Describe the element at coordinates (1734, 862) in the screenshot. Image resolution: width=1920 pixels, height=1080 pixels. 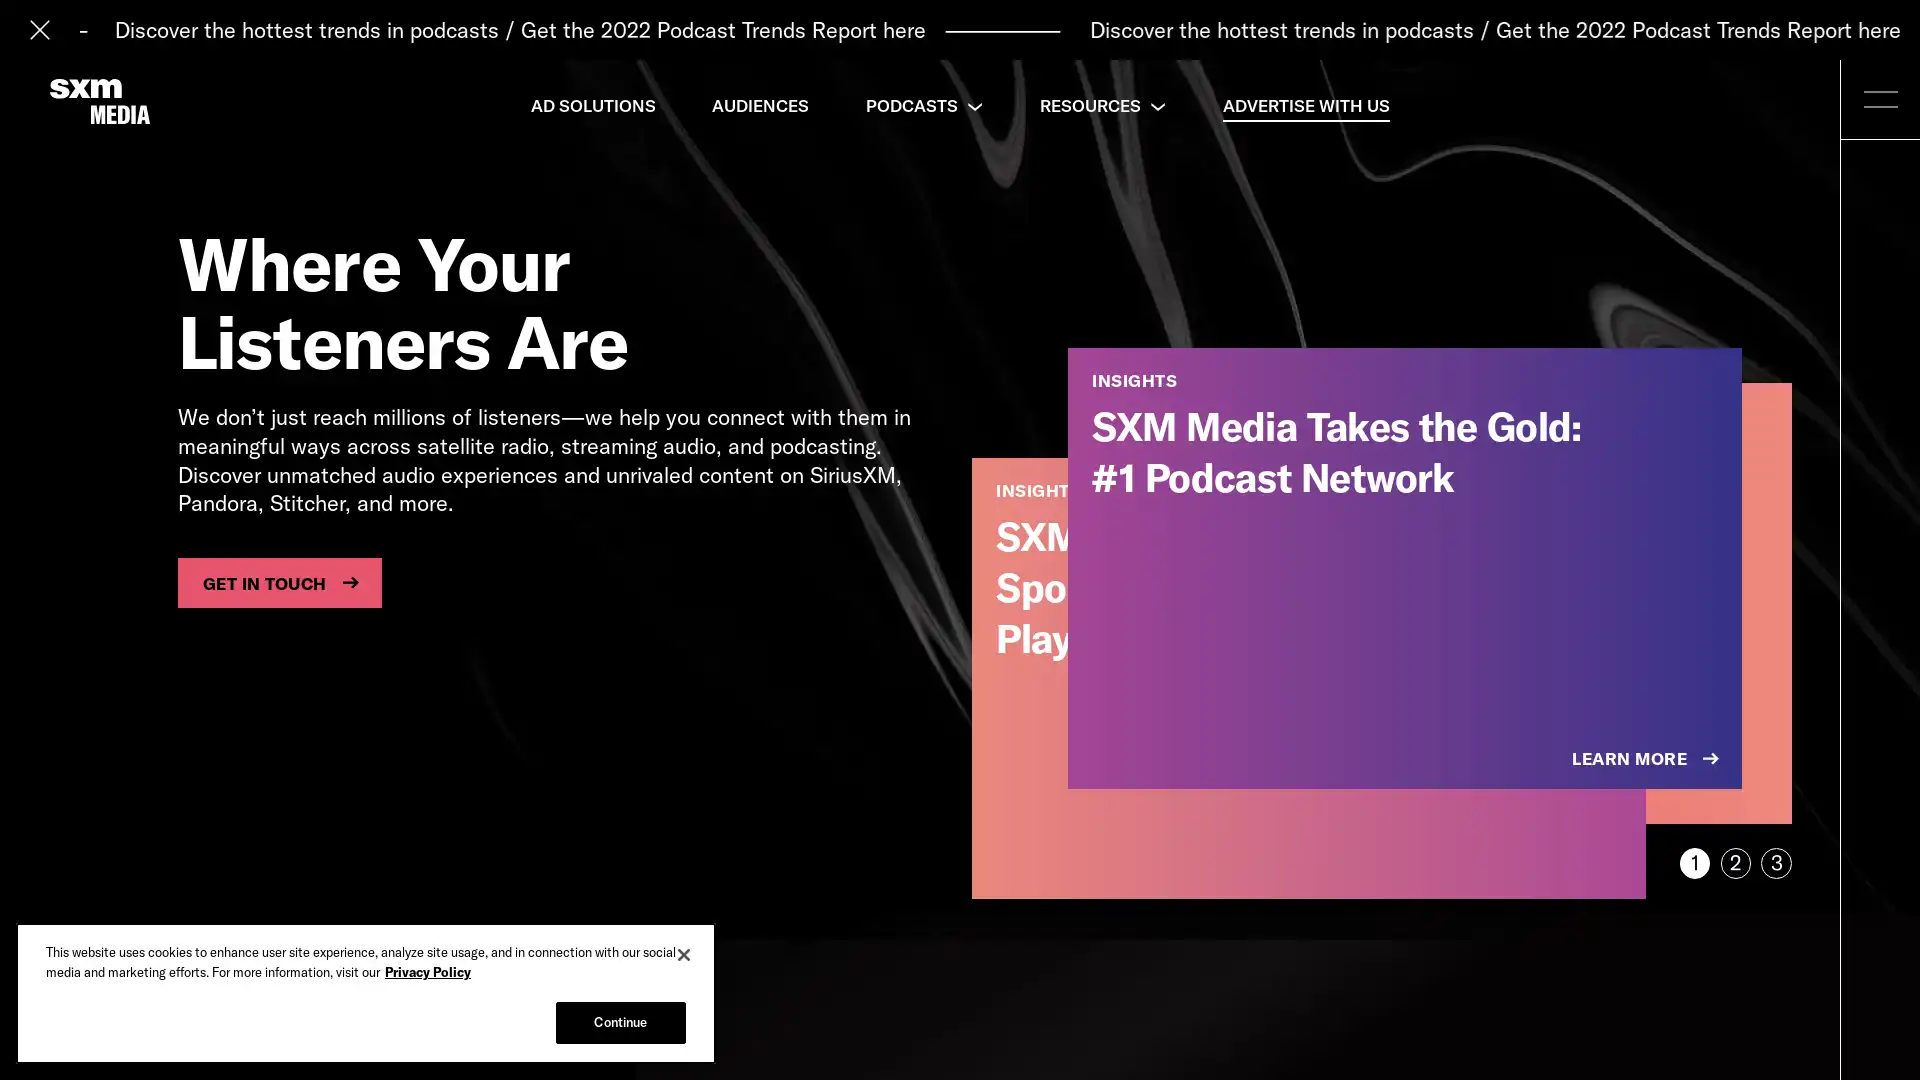
I see `2` at that location.